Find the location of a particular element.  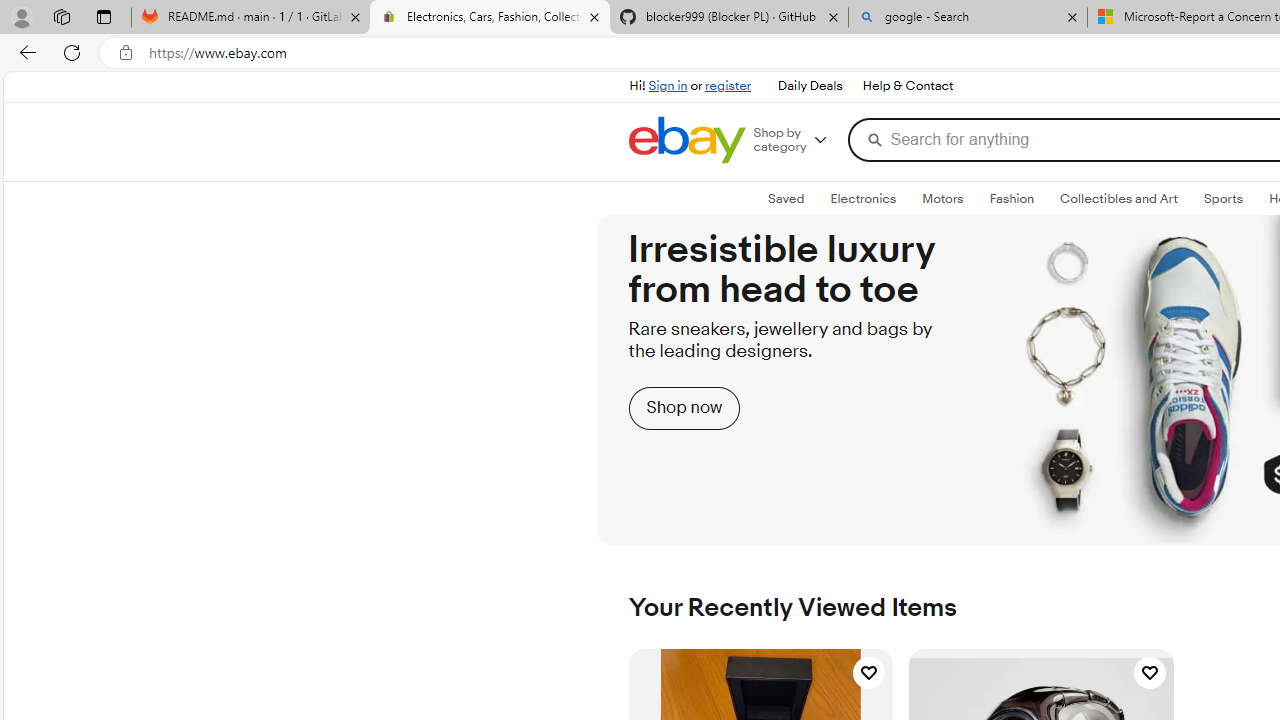

'Electronics' is located at coordinates (863, 199).